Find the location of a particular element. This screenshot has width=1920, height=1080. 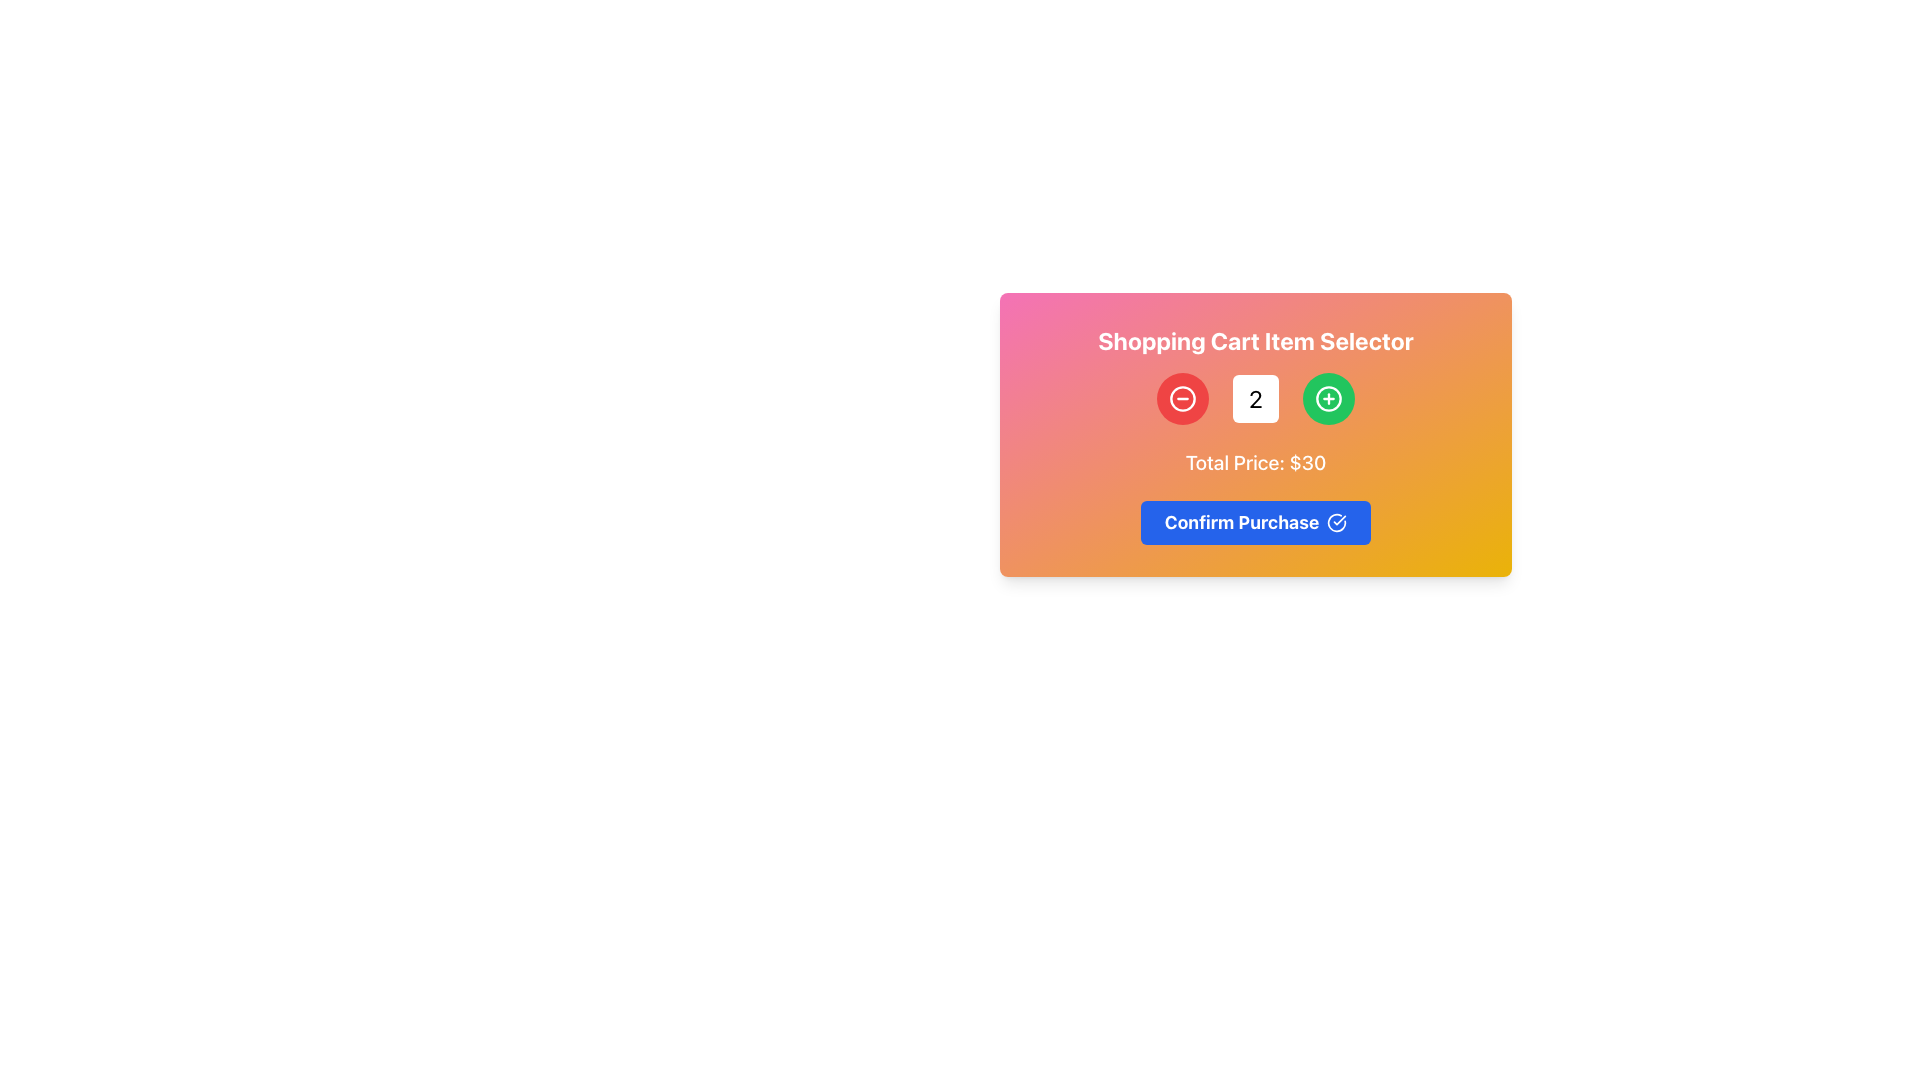

the small green circle button with a white plus sign to increment the value is located at coordinates (1328, 398).